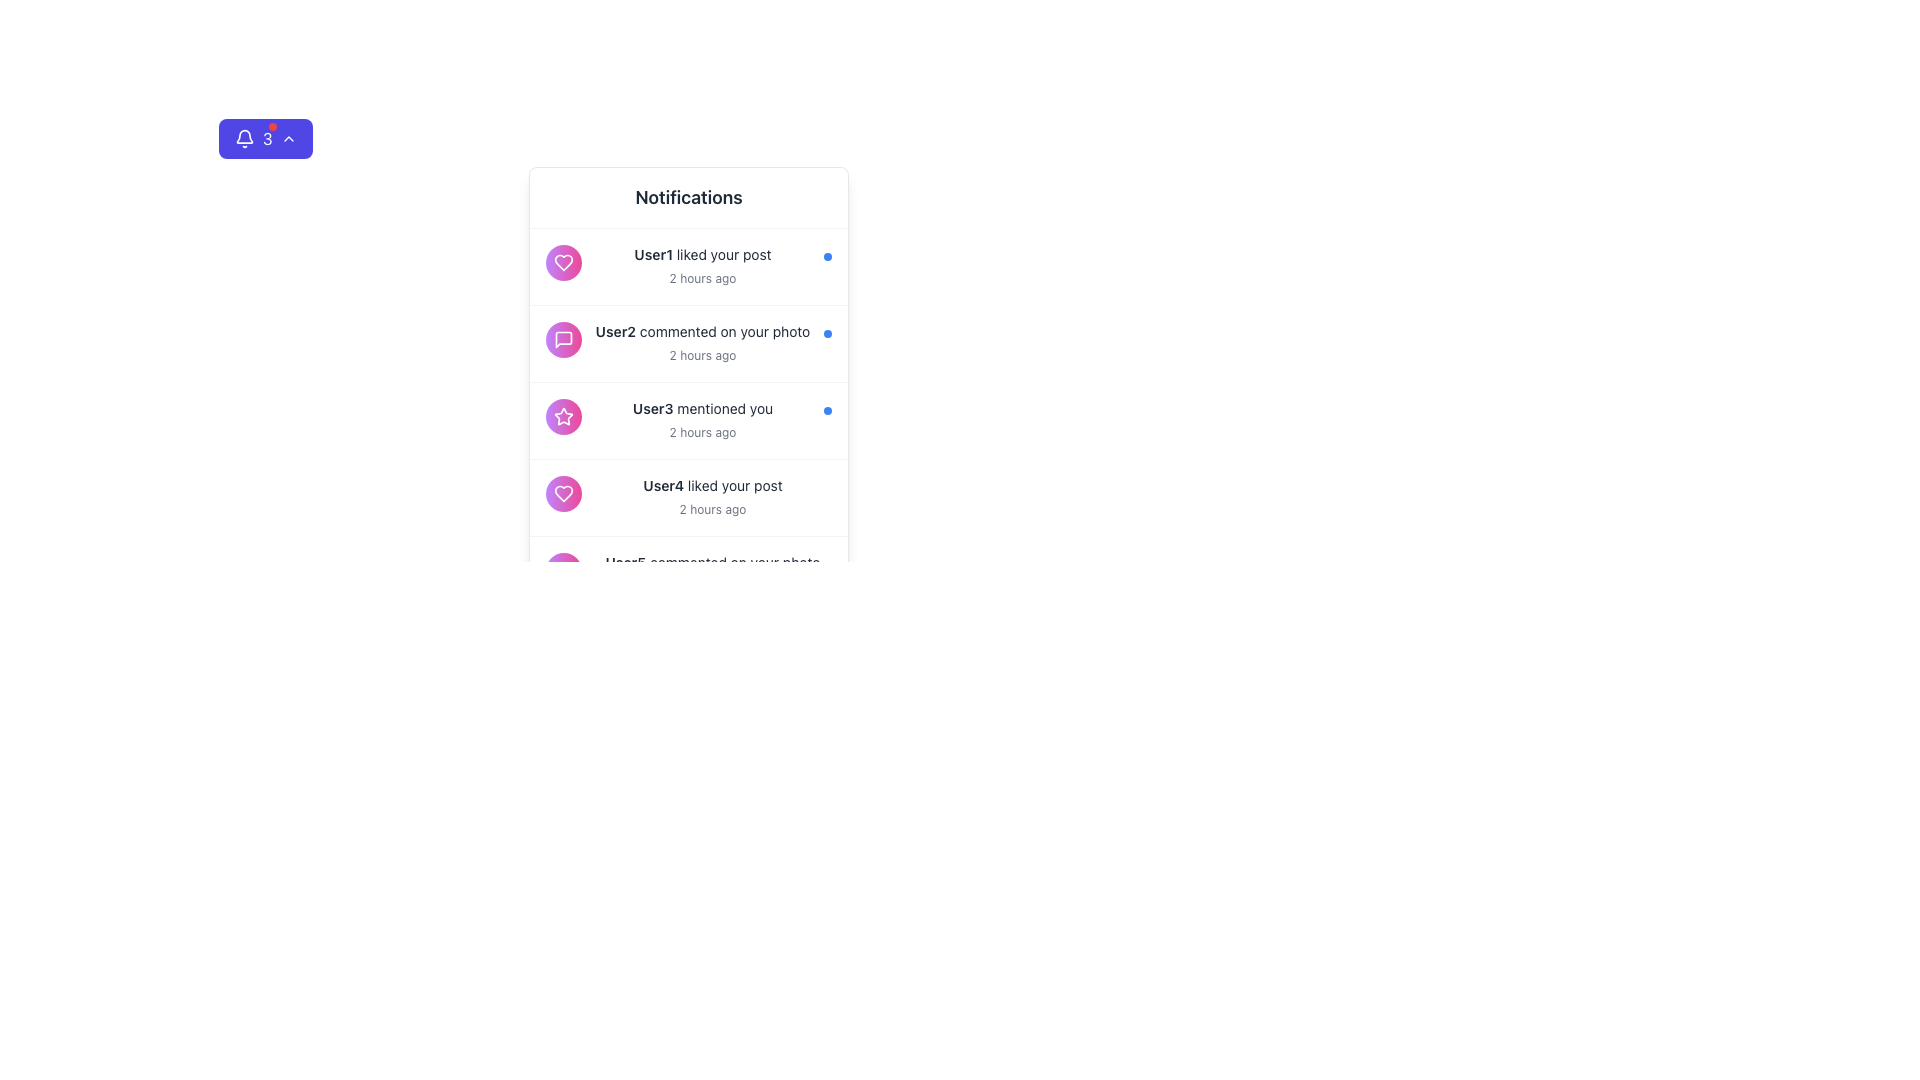 Image resolution: width=1920 pixels, height=1080 pixels. Describe the element at coordinates (702, 431) in the screenshot. I see `light gray text label that displays '2 hours ago', which is positioned below the main notification text 'User3 mentioned you' in the third entry of the notification list` at that location.